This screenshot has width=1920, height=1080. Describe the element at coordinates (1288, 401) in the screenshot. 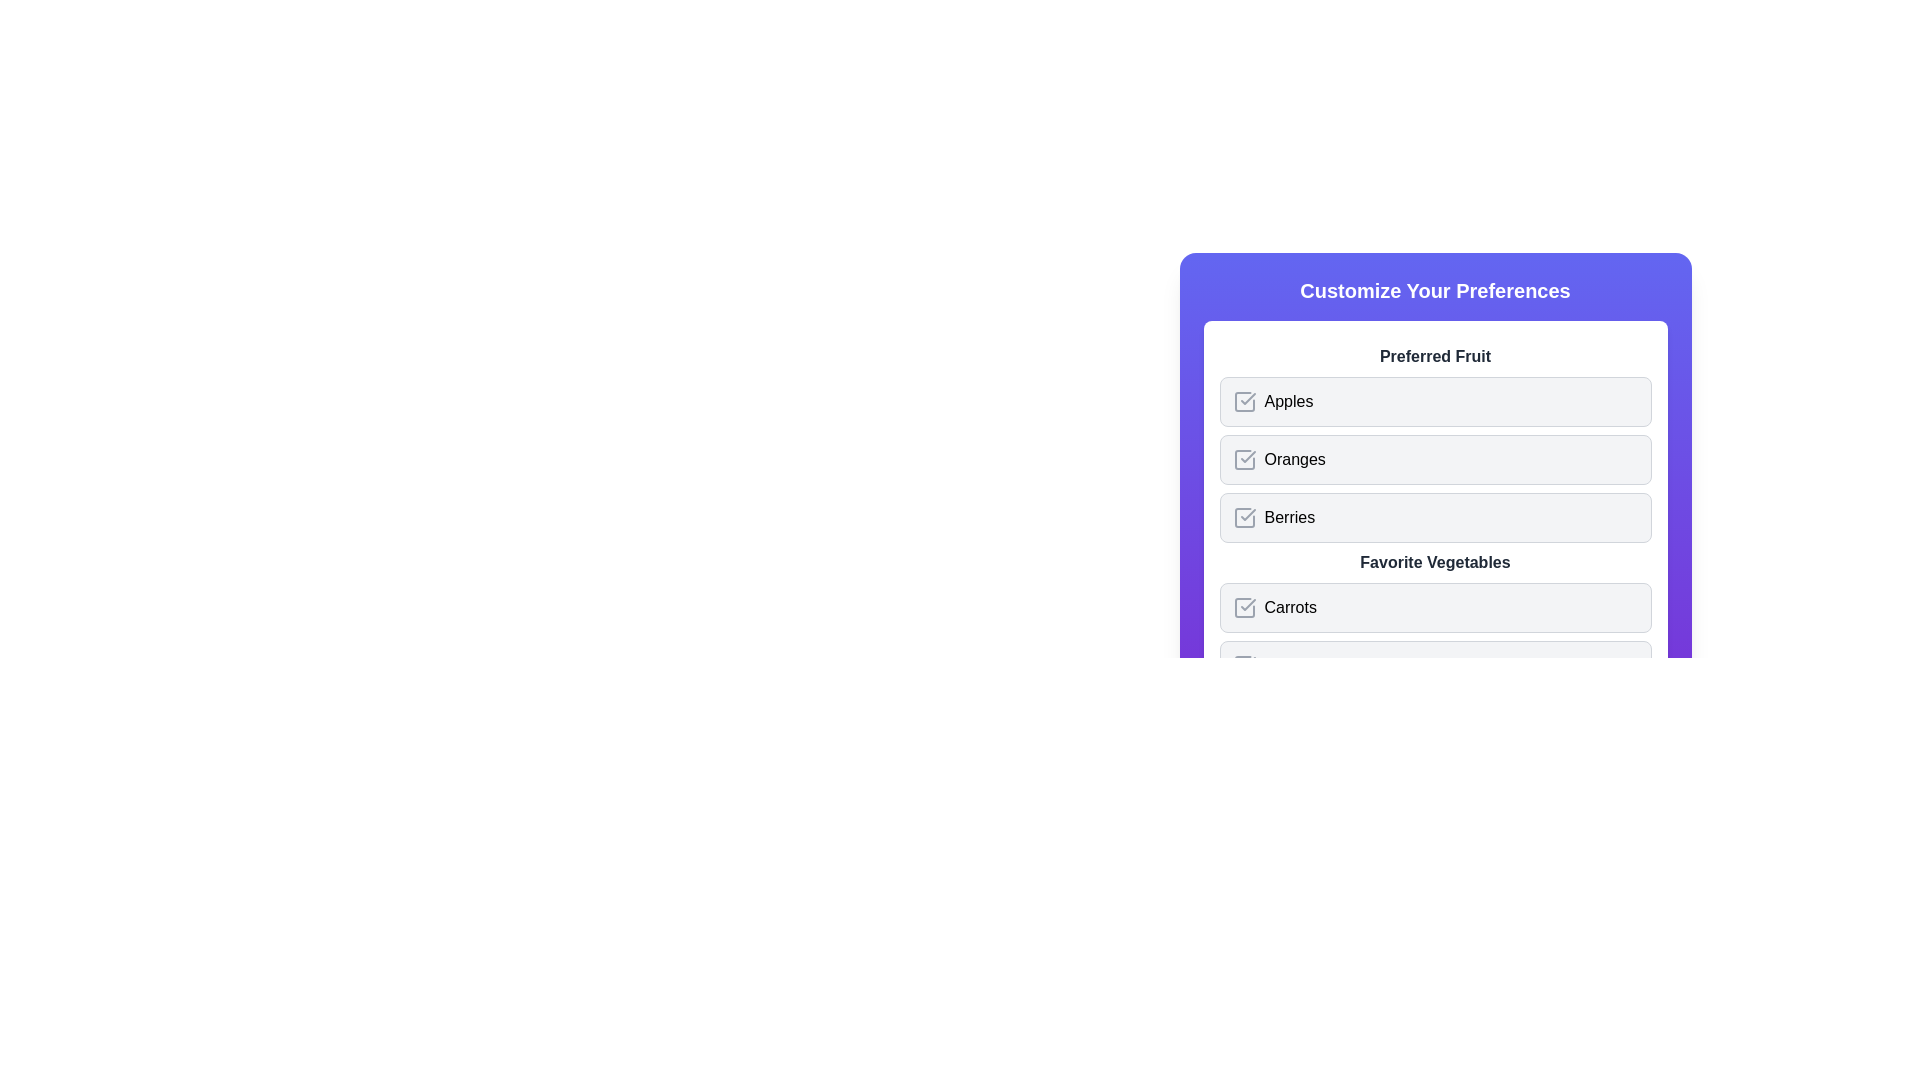

I see `the static text element displaying 'Apples', which is styled in black and located within the 'Preferred Fruit' section of the 'Customize Your Preferences' interface` at that location.